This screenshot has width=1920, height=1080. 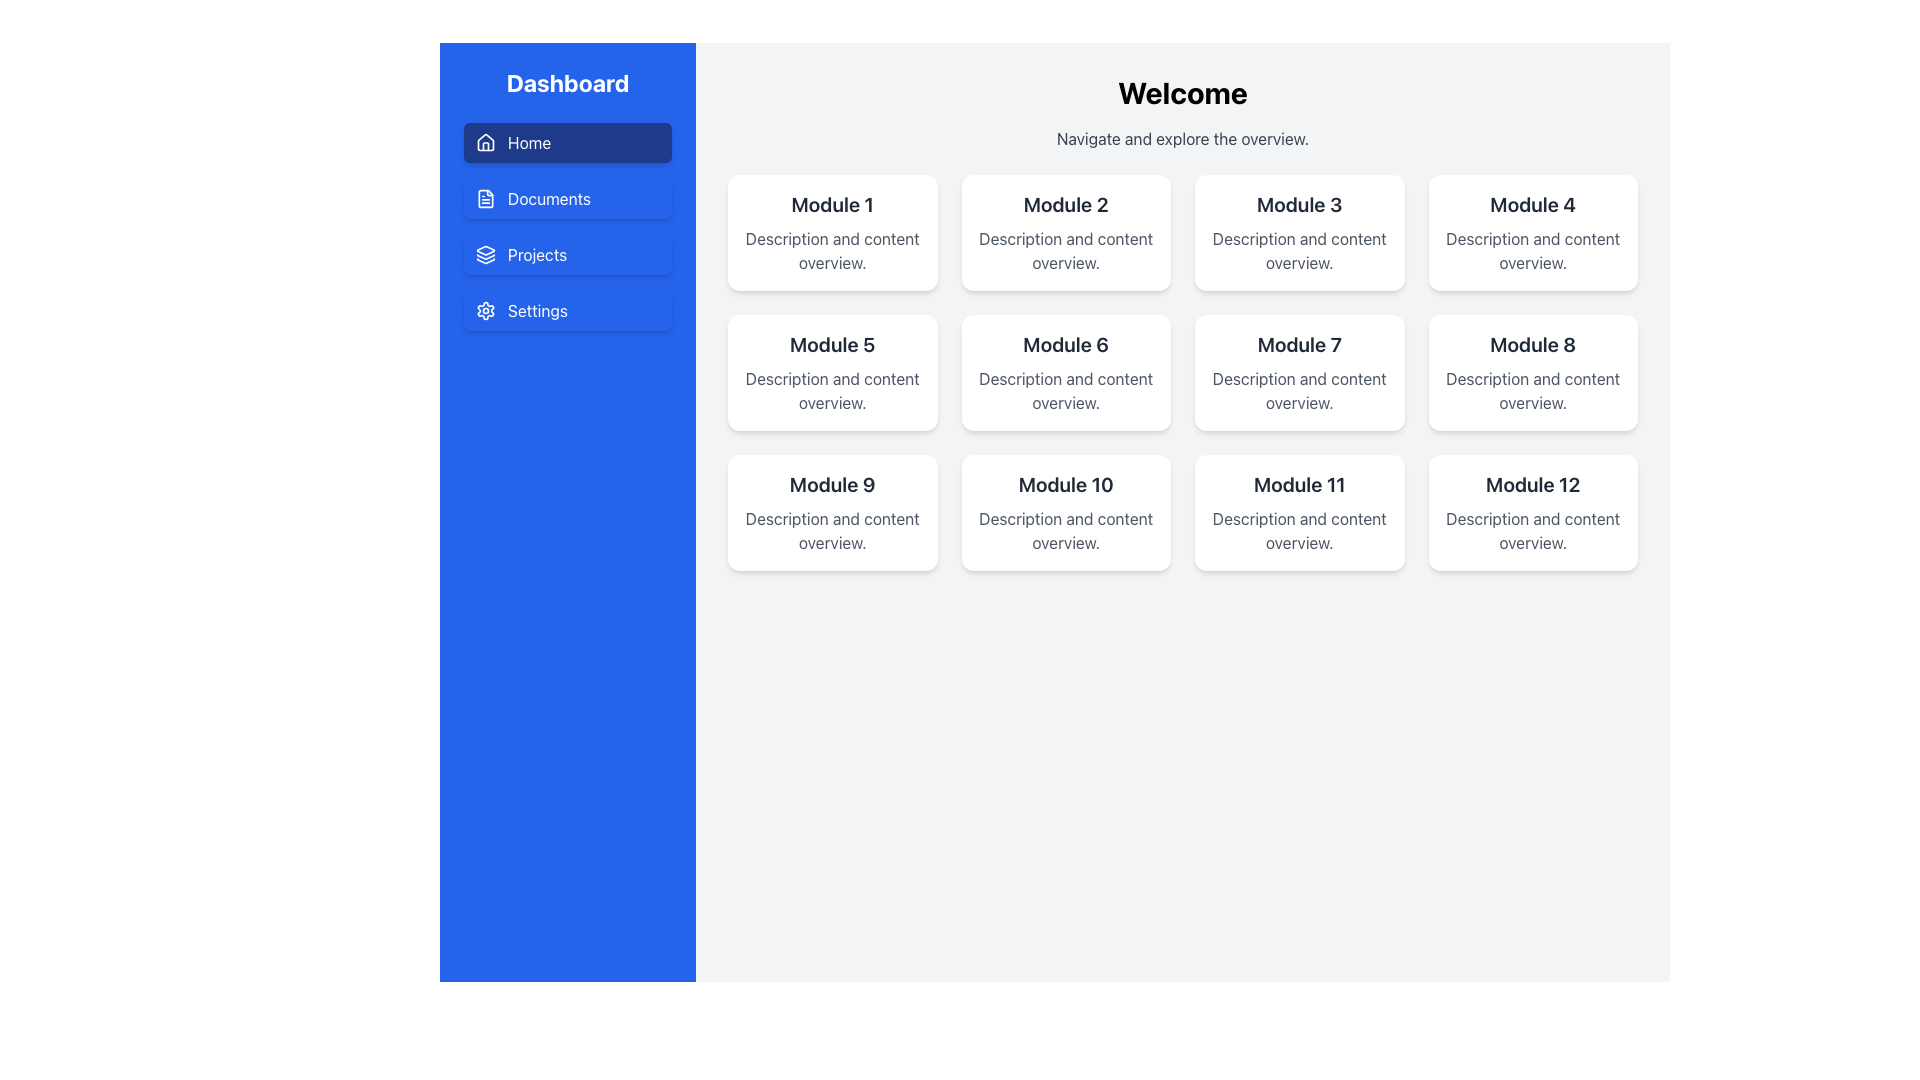 I want to click on the 'Documents' text label in the navigation menu, so click(x=549, y=199).